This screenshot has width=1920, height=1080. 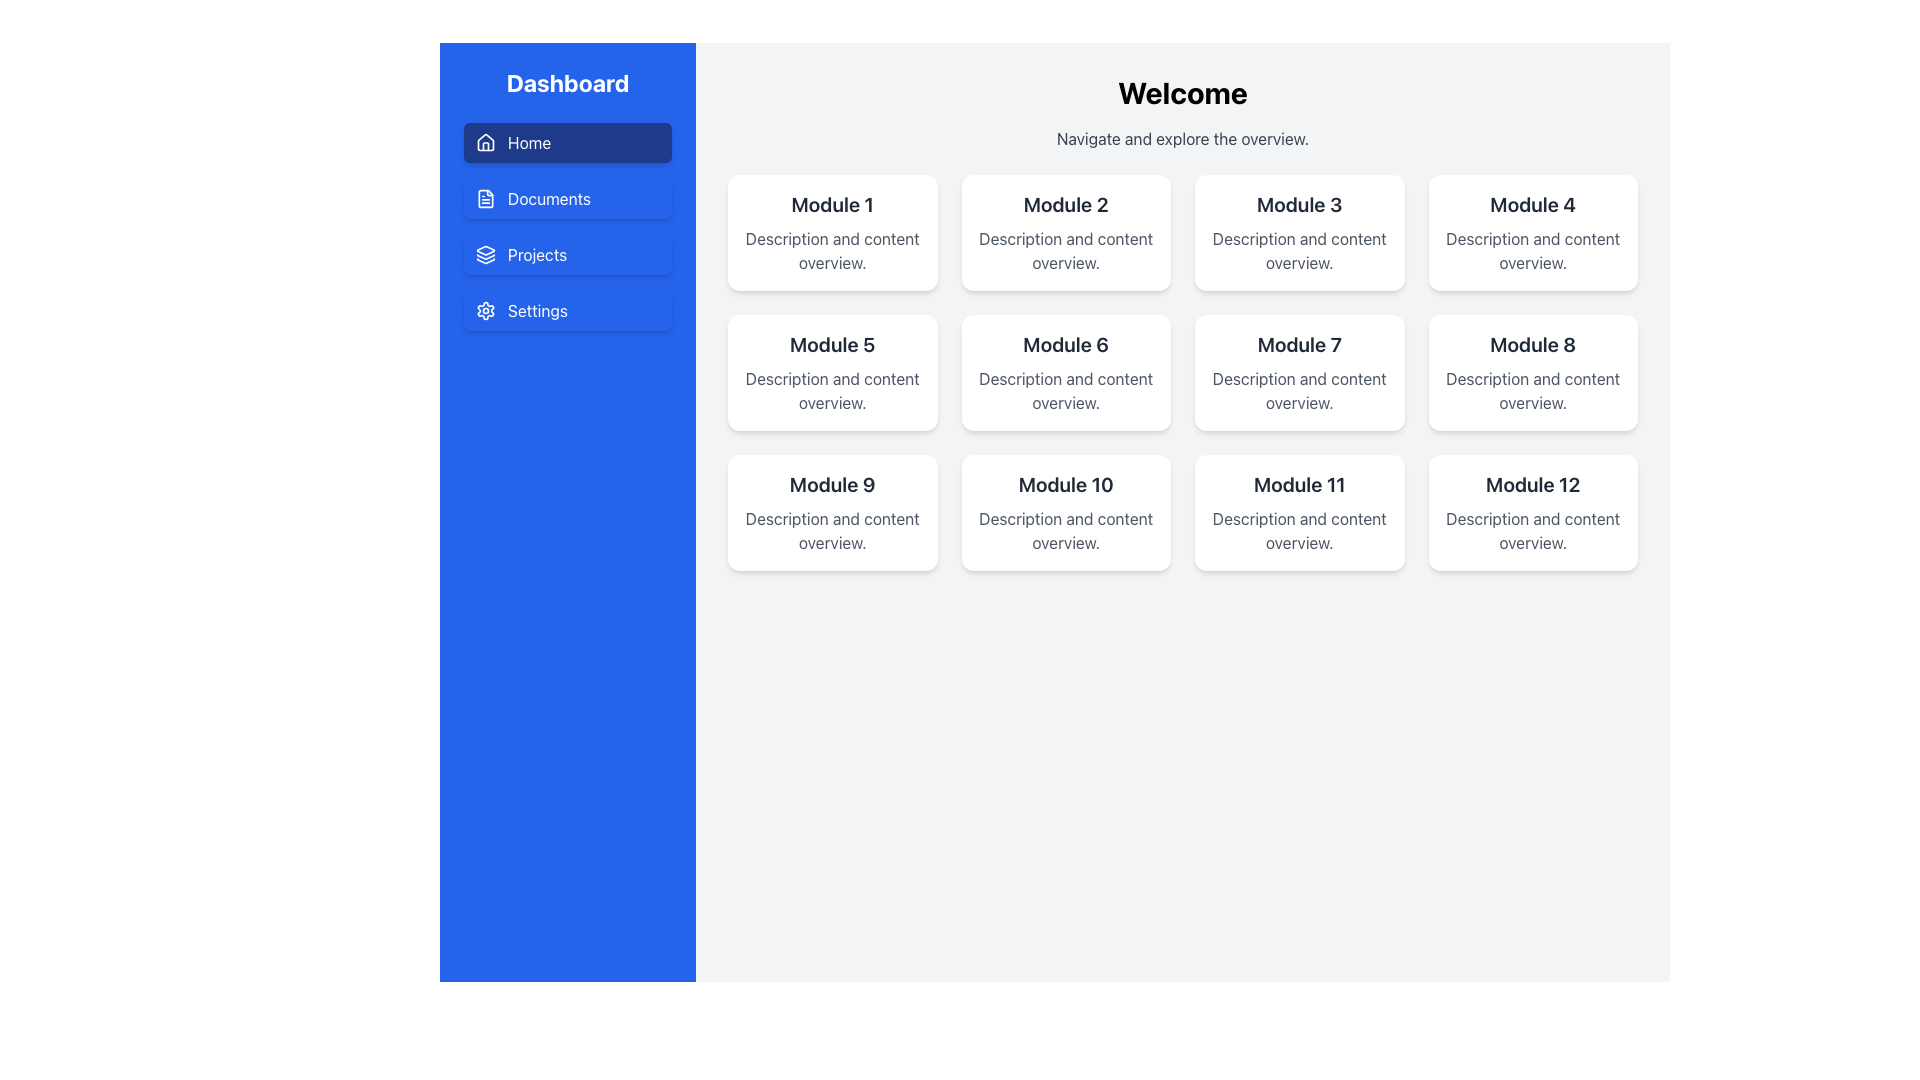 I want to click on the 'Documents' text label in the navigation menu, so click(x=549, y=199).